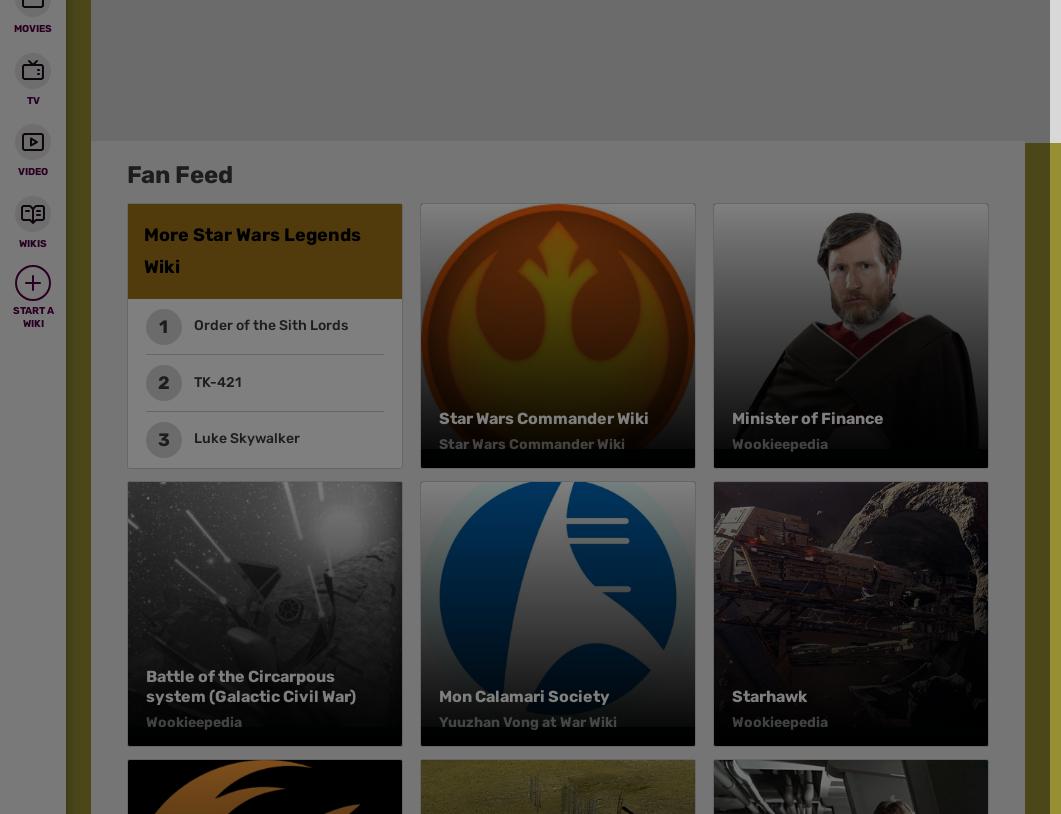 This screenshot has height=814, width=1061. I want to click on 'What is Fandom?', so click(326, 17).